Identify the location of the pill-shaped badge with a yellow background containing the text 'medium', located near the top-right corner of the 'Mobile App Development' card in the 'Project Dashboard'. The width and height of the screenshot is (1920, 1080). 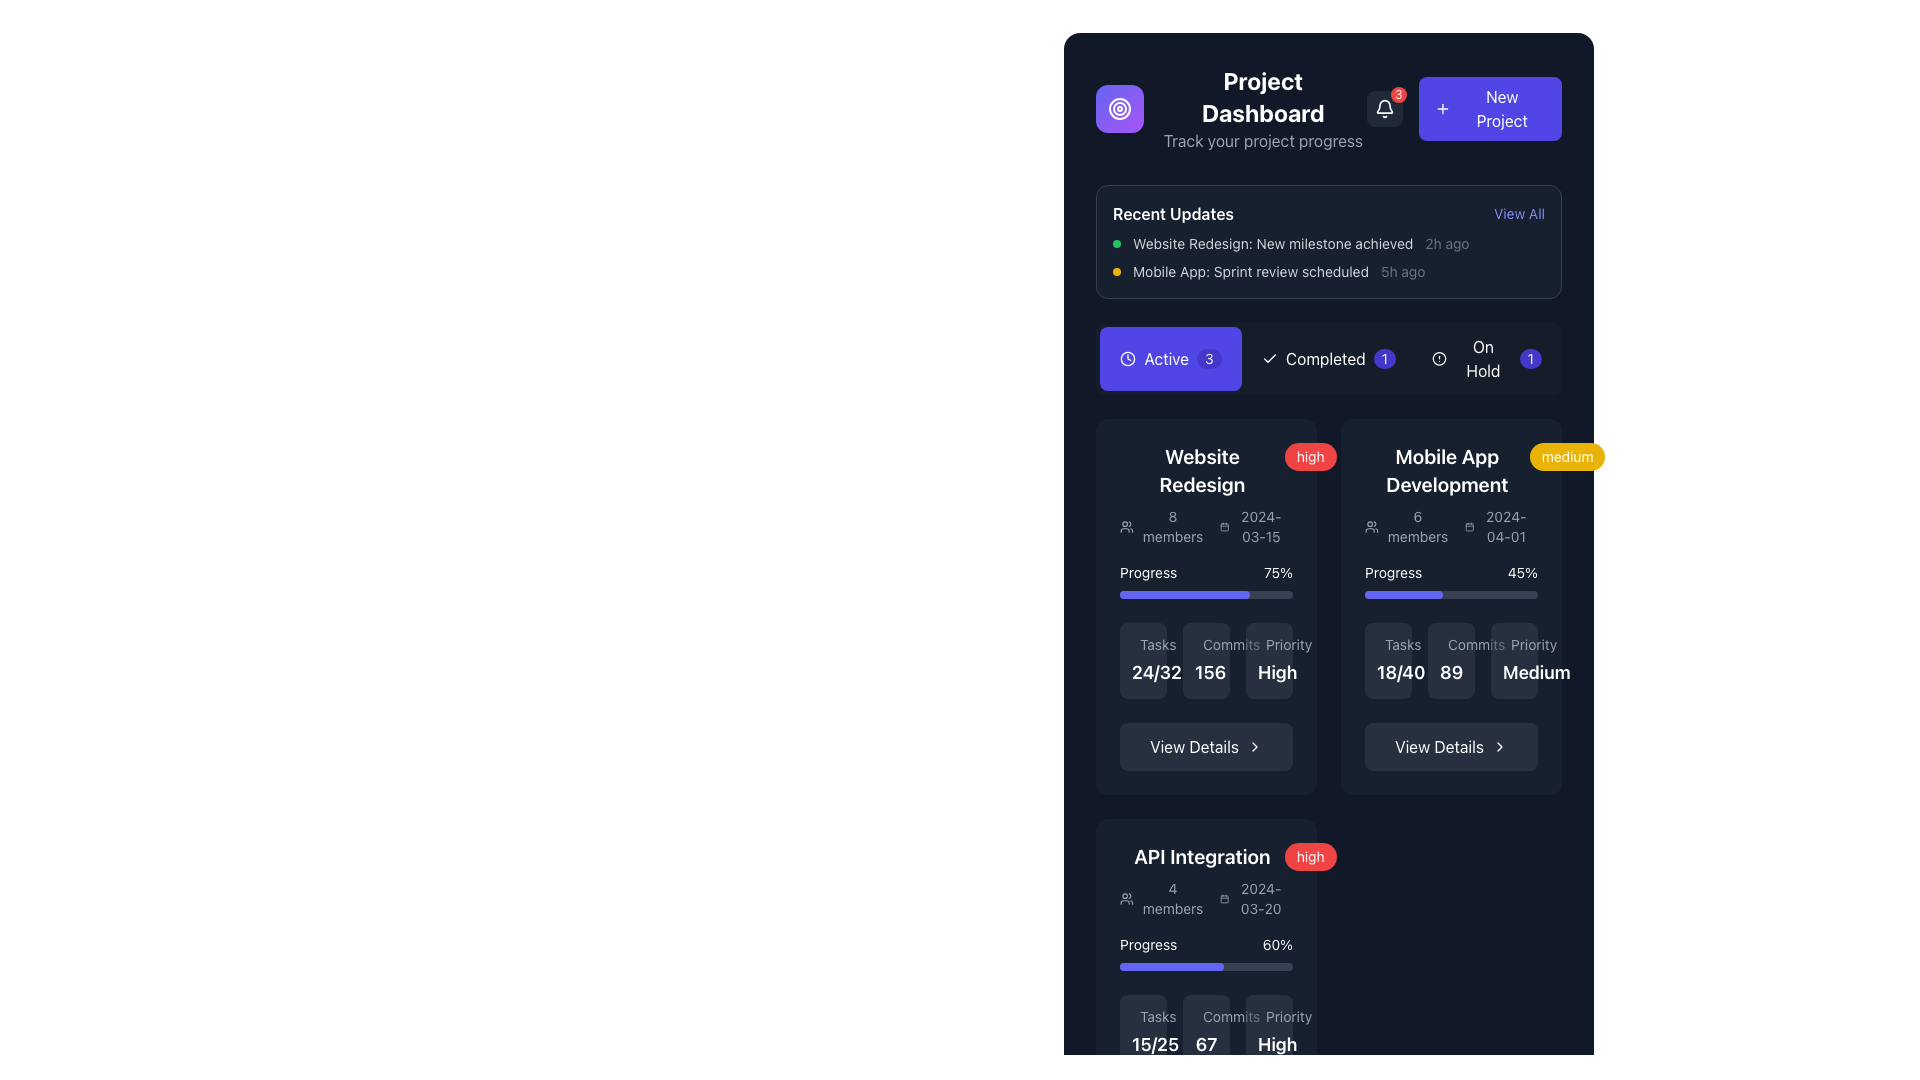
(1566, 456).